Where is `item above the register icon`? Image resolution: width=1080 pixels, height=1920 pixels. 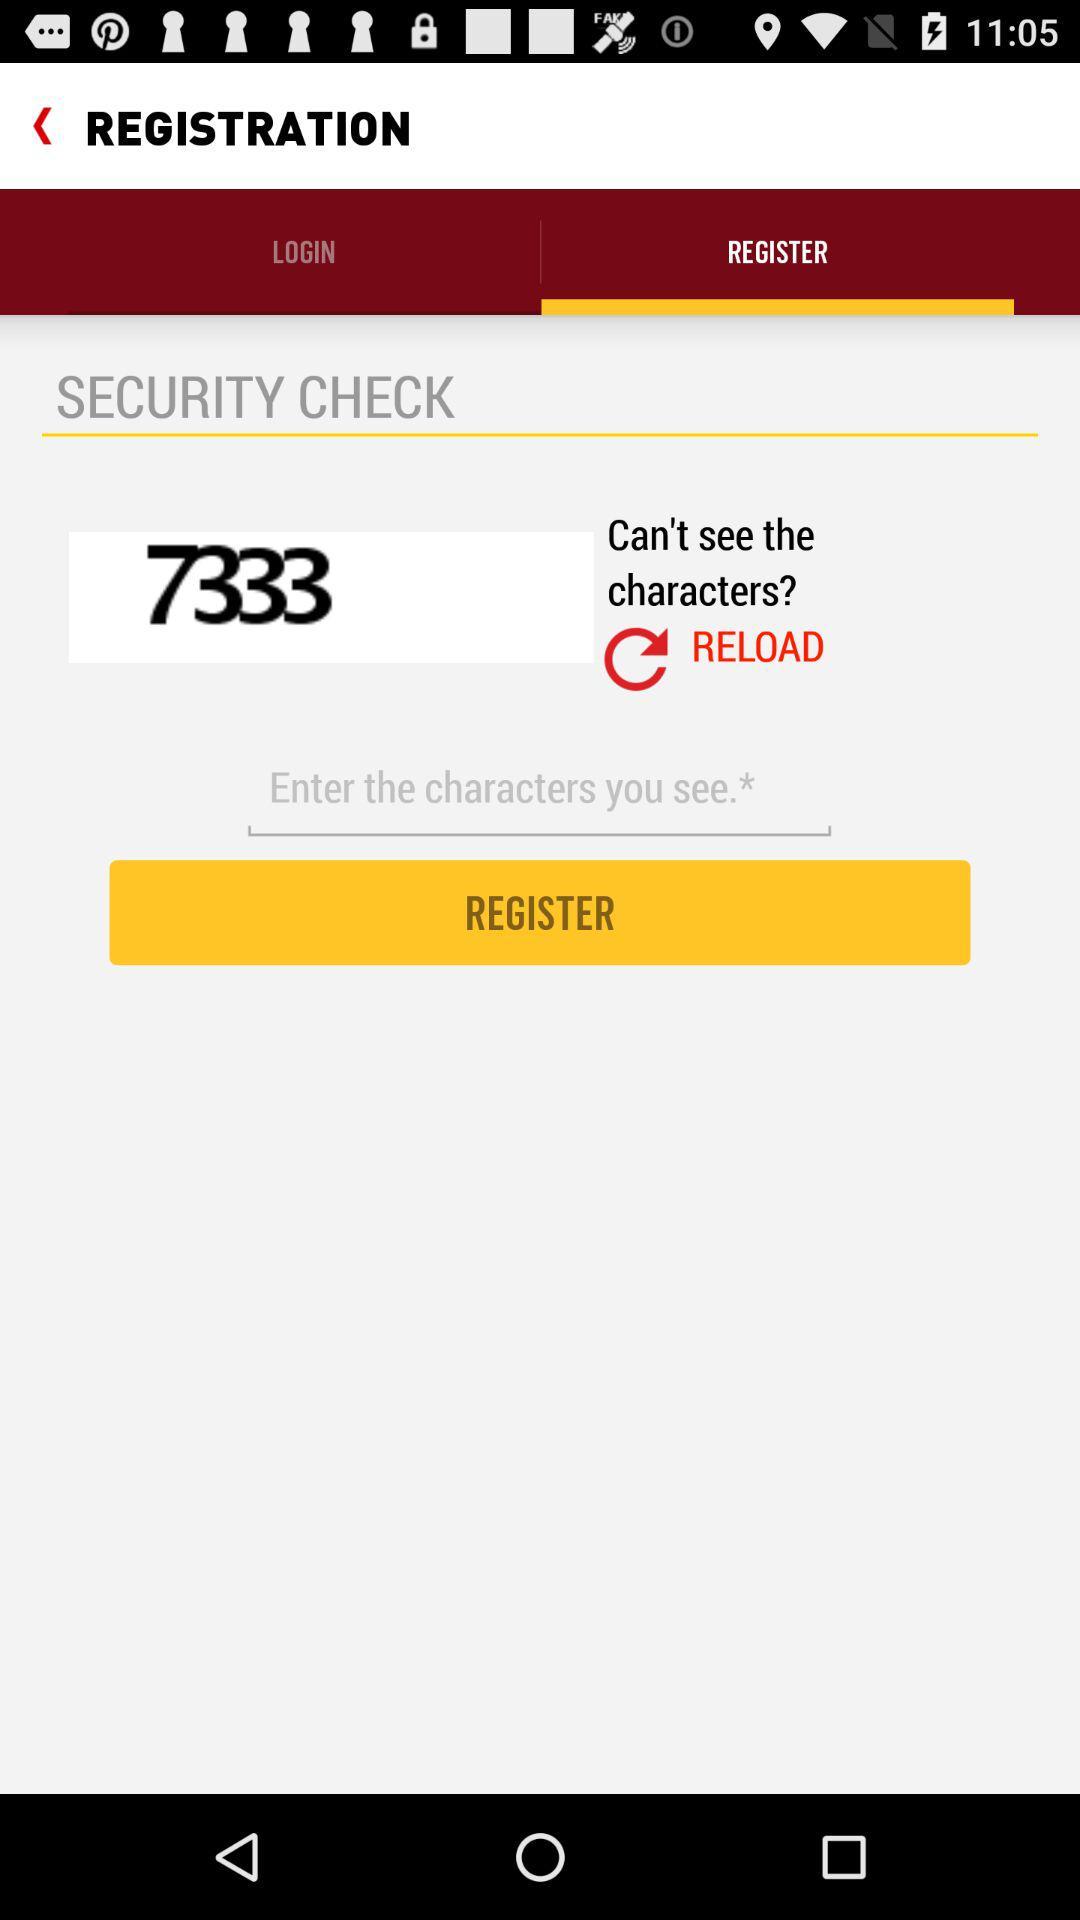
item above the register icon is located at coordinates (538, 786).